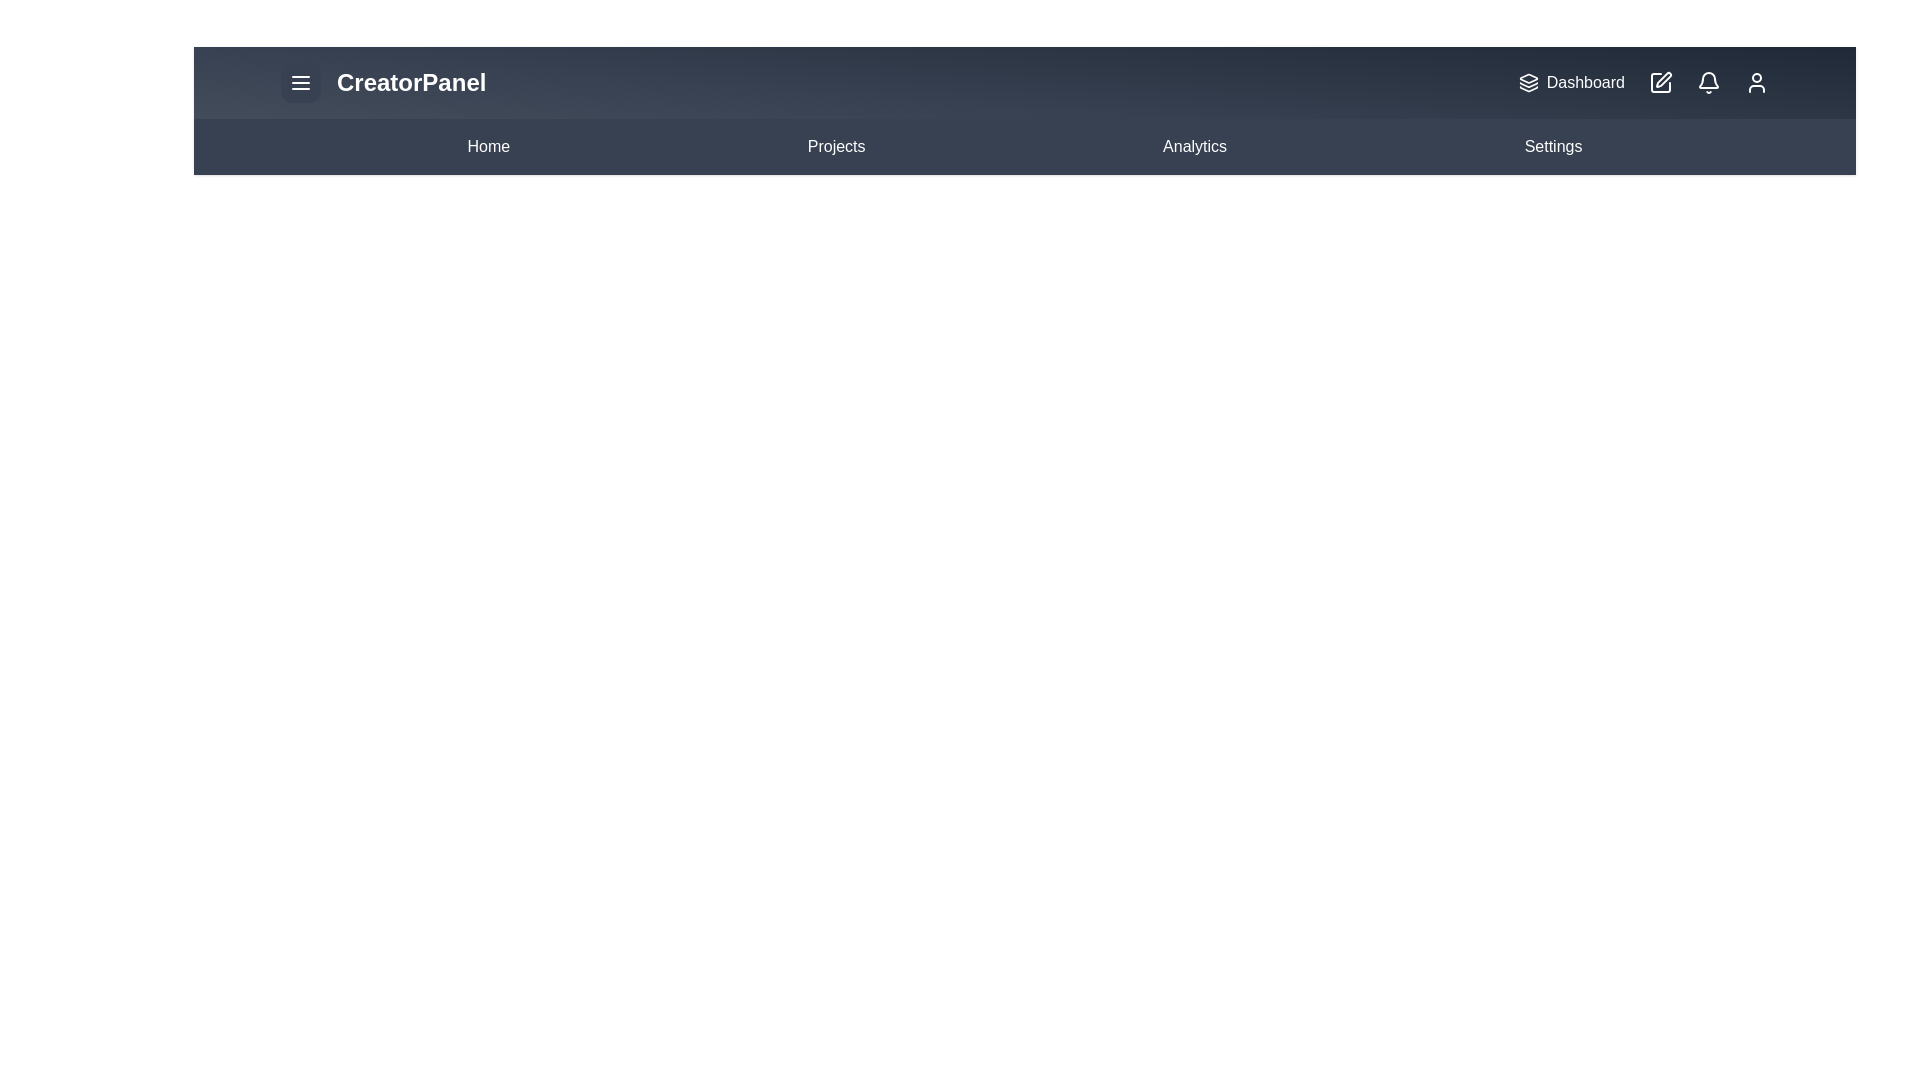  I want to click on the menu toggle button to toggle the menu visibility, so click(300, 82).